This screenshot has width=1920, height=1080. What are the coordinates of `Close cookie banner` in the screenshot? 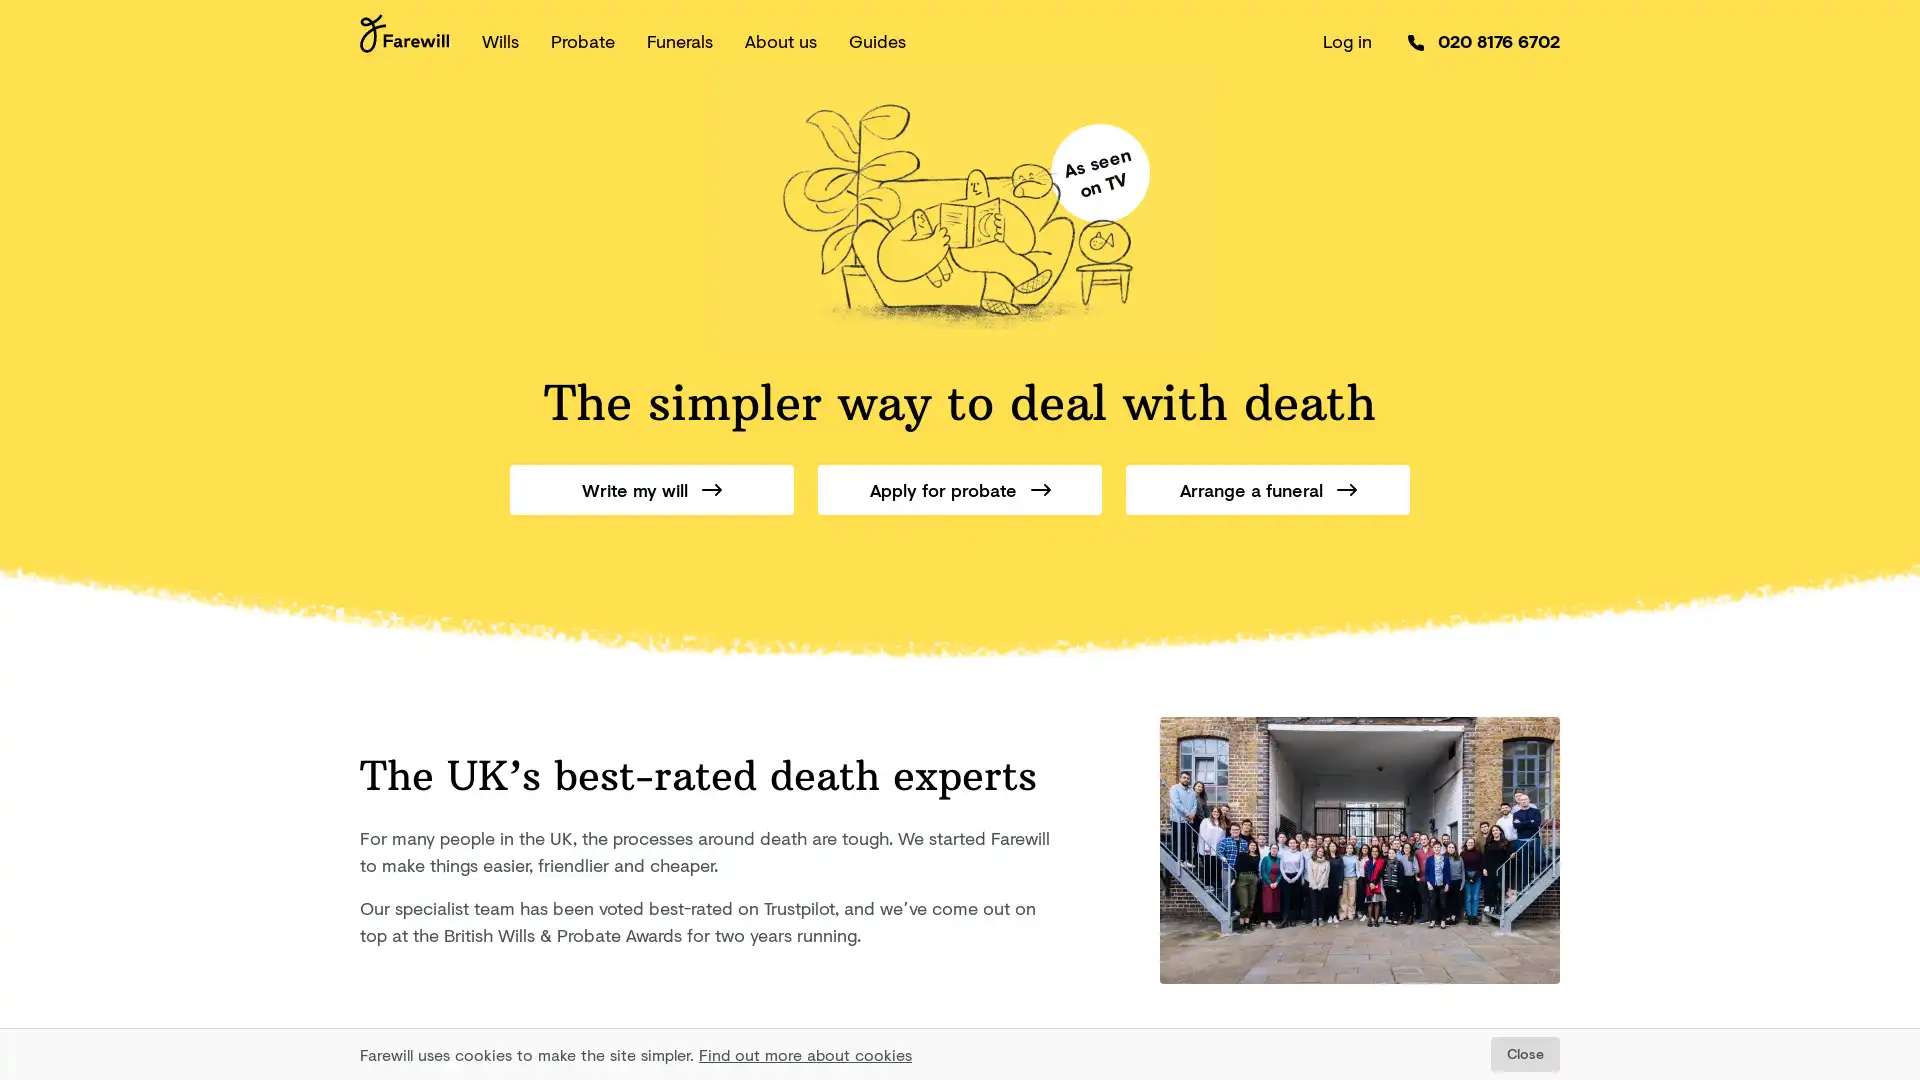 It's located at (1524, 1053).